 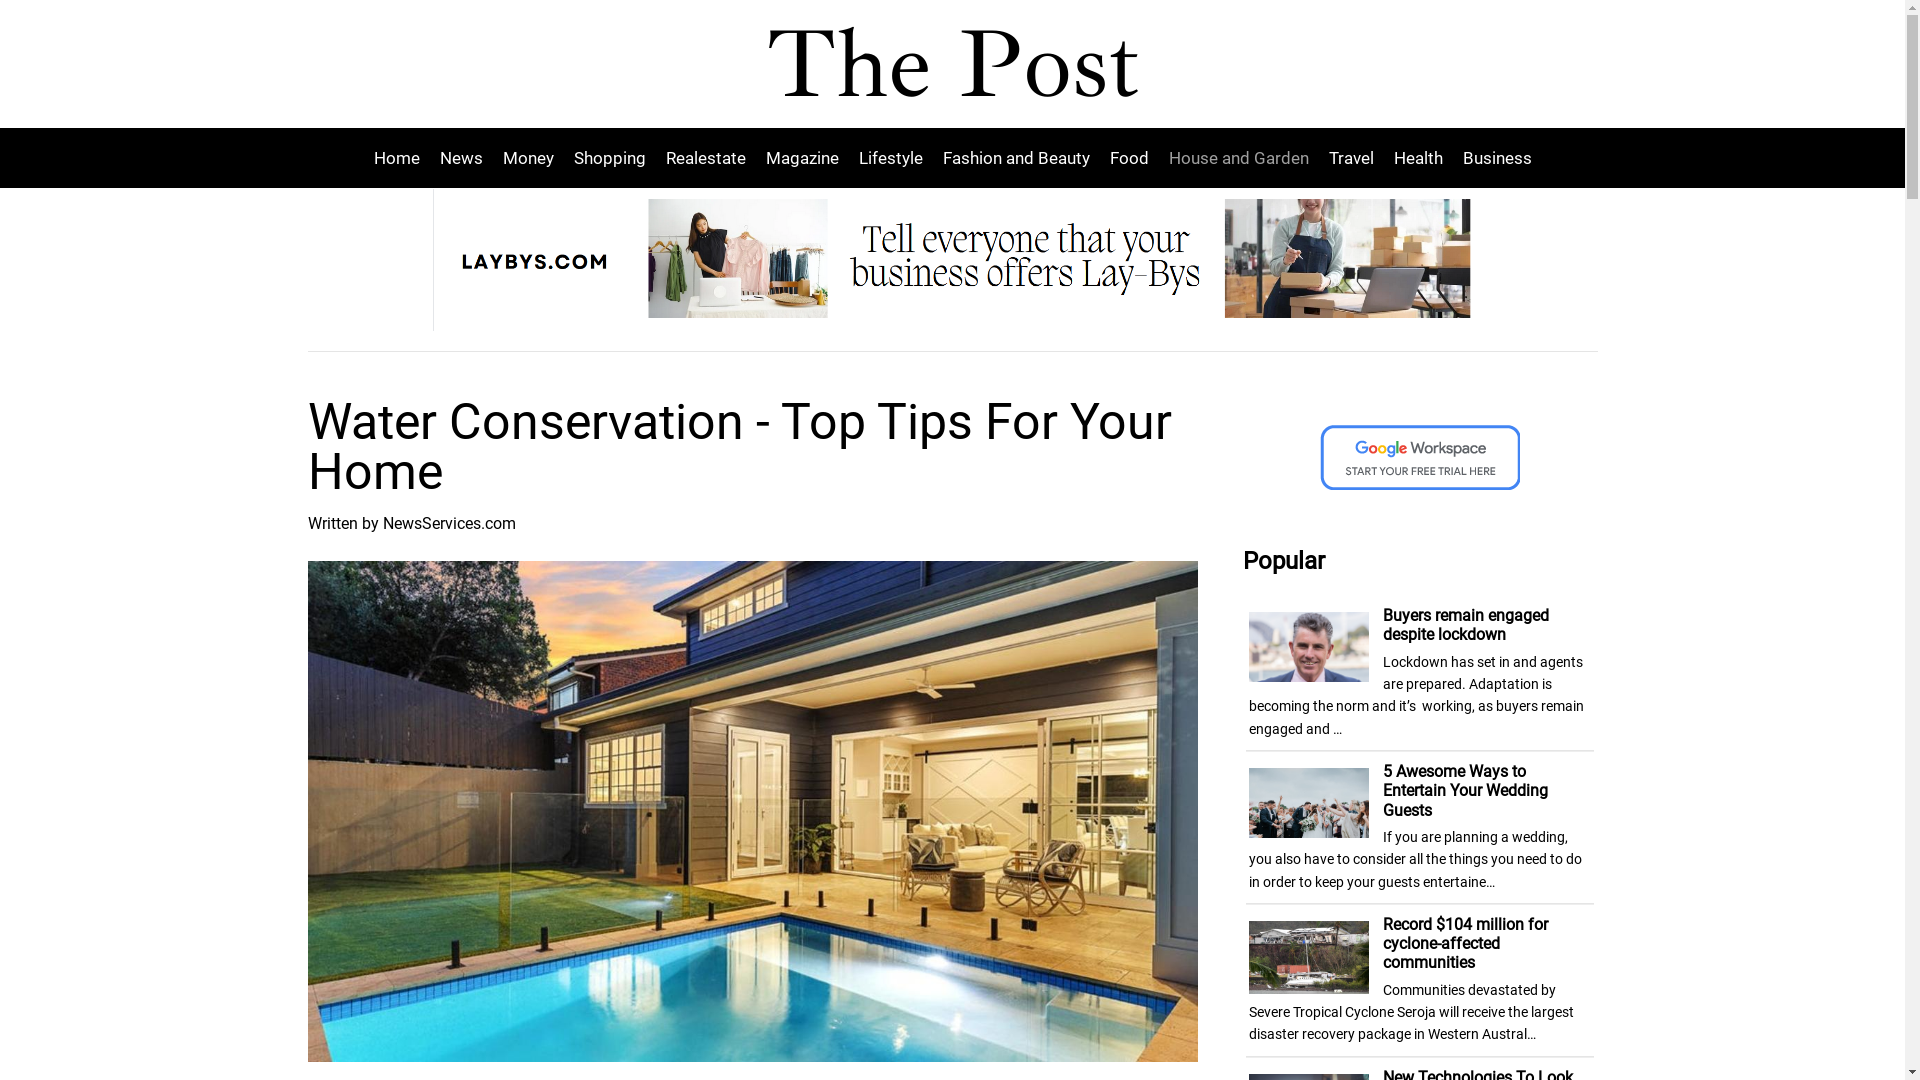 What do you see at coordinates (1491, 157) in the screenshot?
I see `'Business'` at bounding box center [1491, 157].